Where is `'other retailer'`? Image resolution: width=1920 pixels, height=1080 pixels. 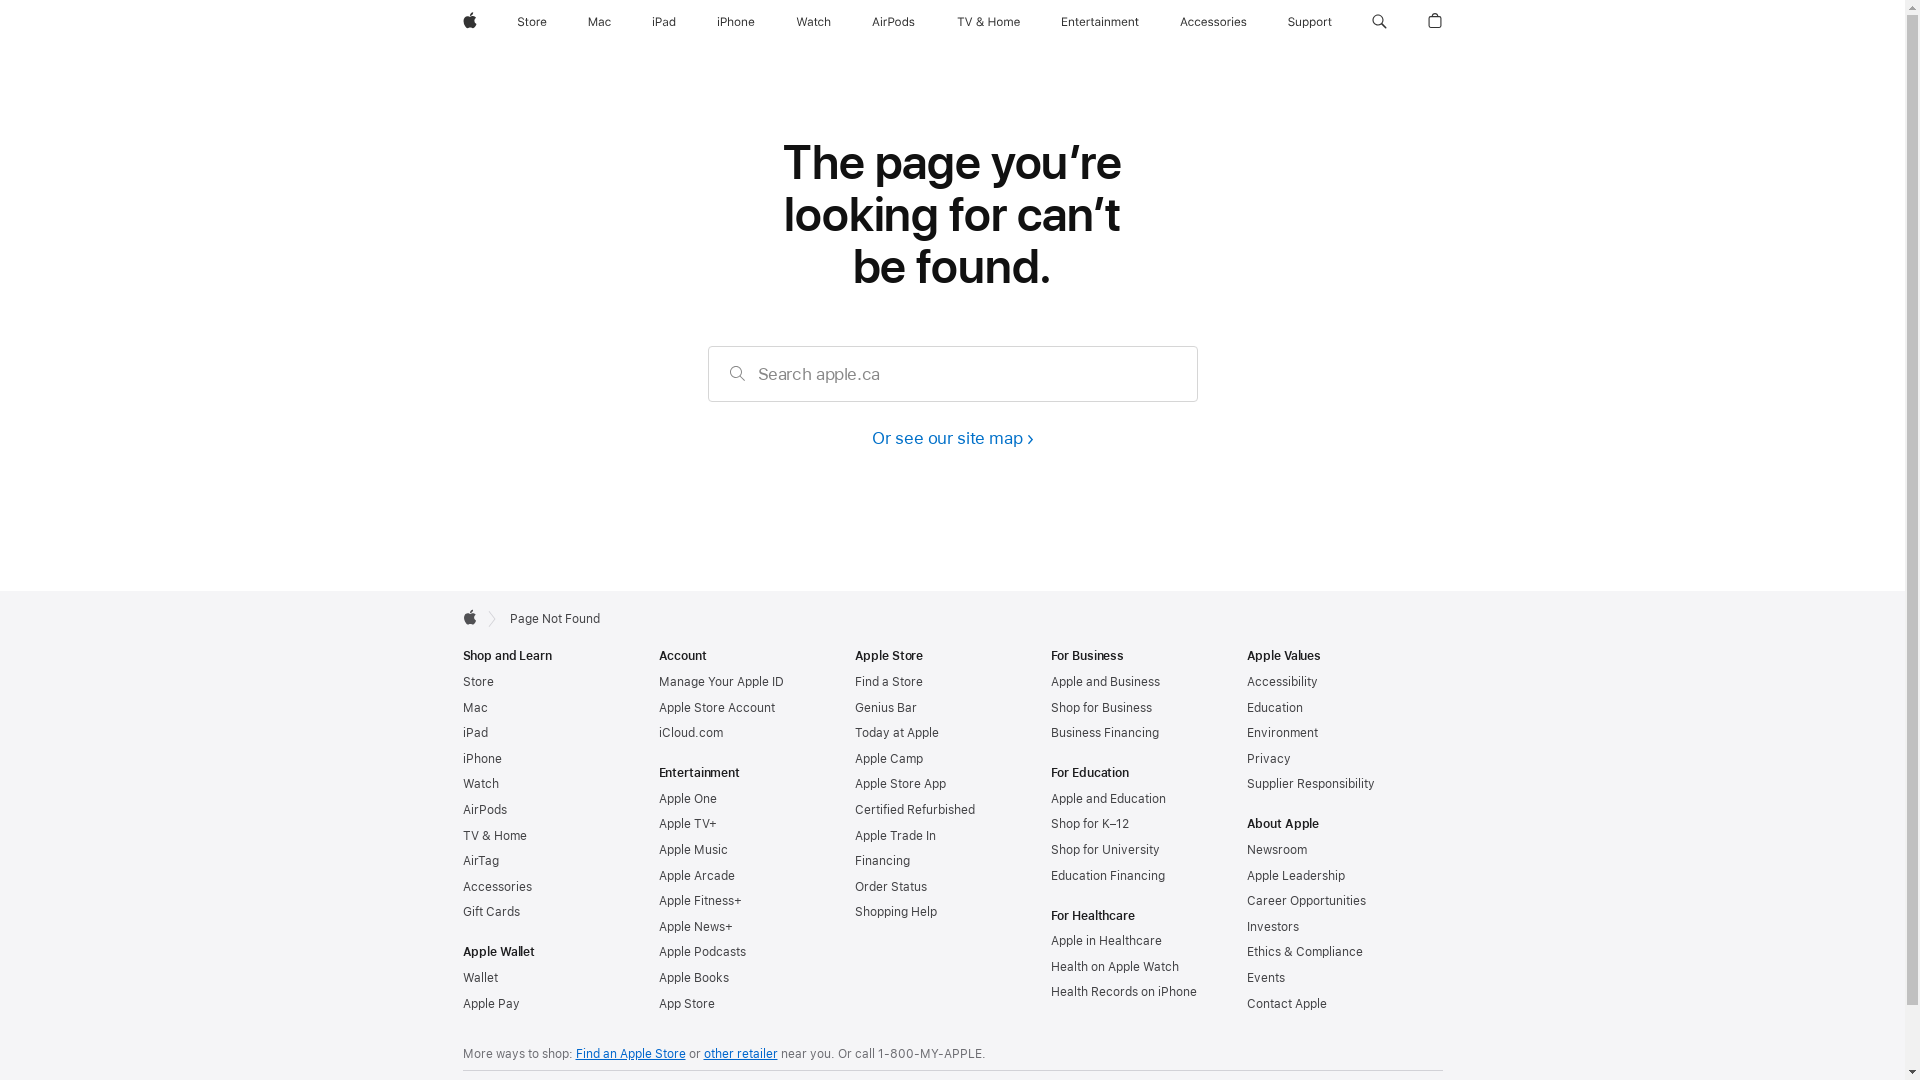 'other retailer' is located at coordinates (739, 1052).